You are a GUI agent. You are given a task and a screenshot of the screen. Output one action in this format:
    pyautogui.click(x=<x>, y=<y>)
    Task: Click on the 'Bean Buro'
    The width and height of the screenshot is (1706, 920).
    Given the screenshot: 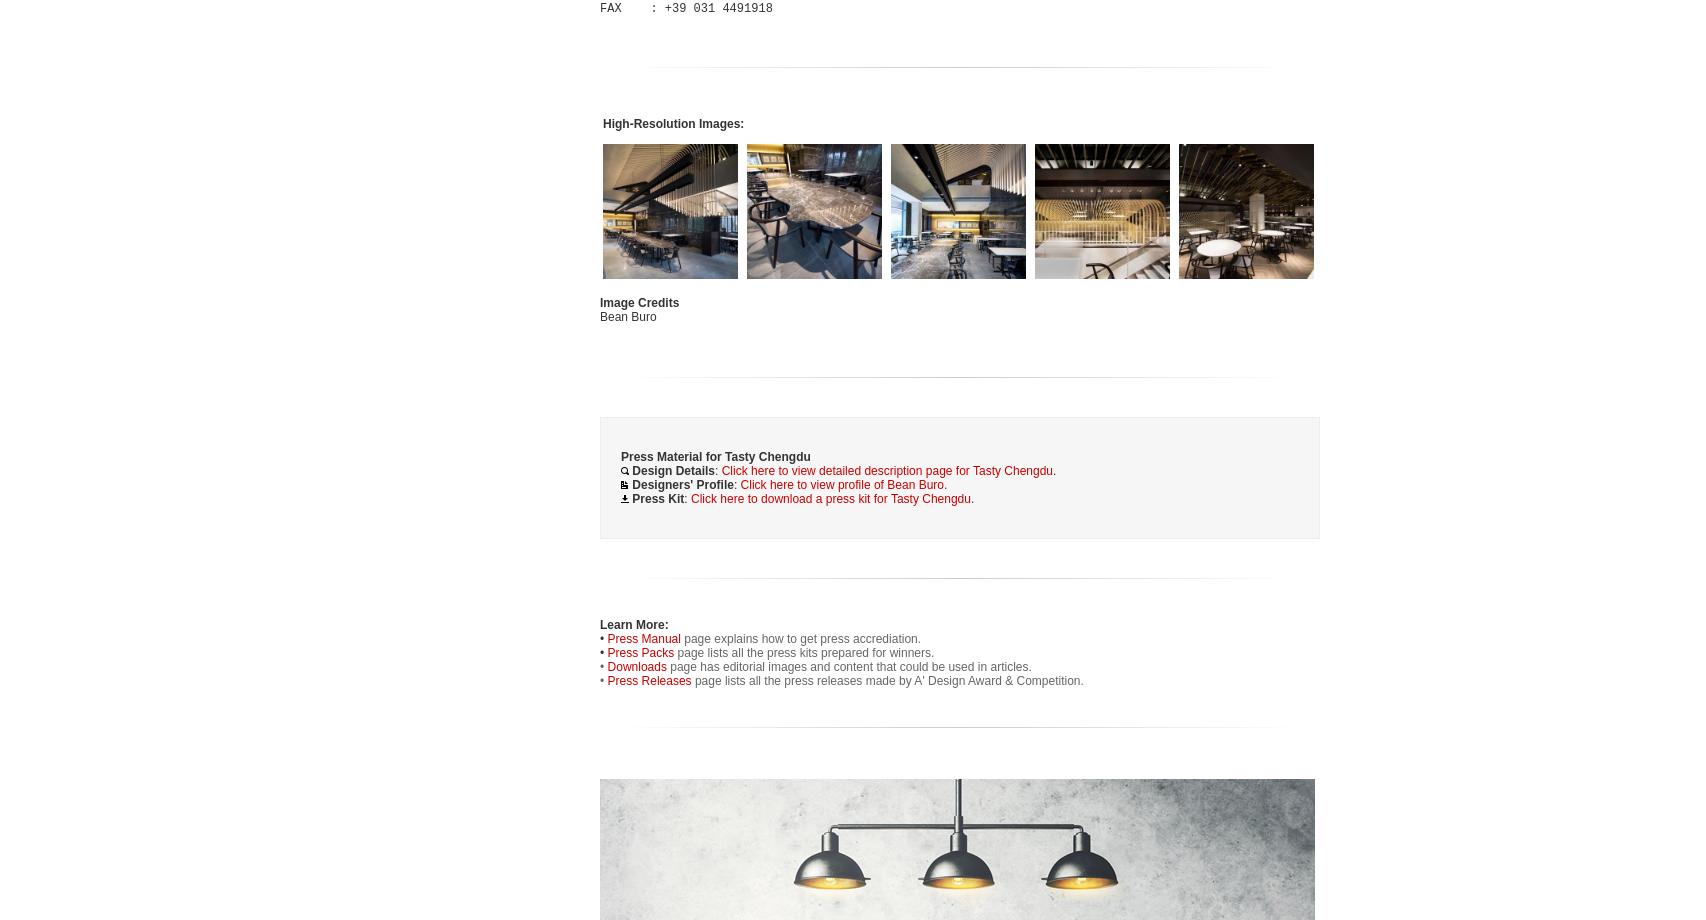 What is the action you would take?
    pyautogui.click(x=626, y=317)
    